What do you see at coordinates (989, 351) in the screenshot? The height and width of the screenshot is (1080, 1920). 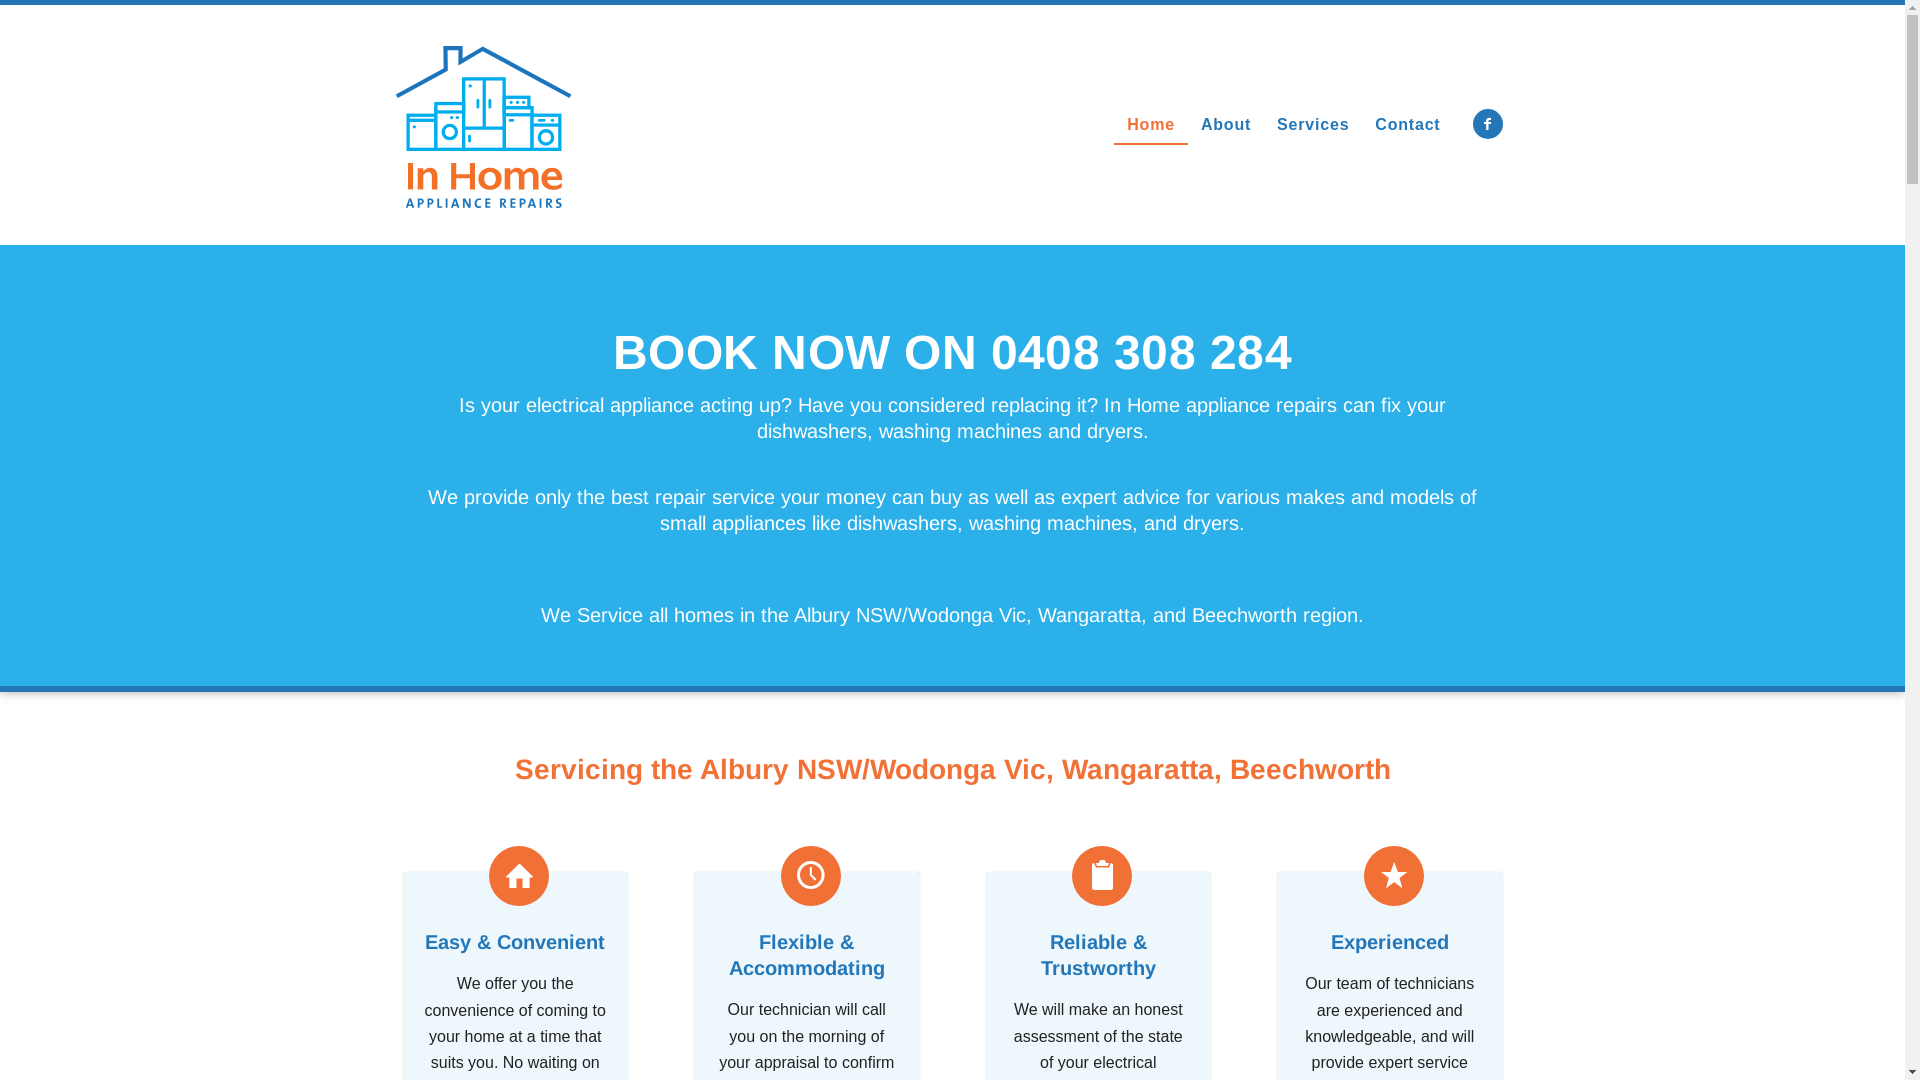 I see `'0408 308 284'` at bounding box center [989, 351].